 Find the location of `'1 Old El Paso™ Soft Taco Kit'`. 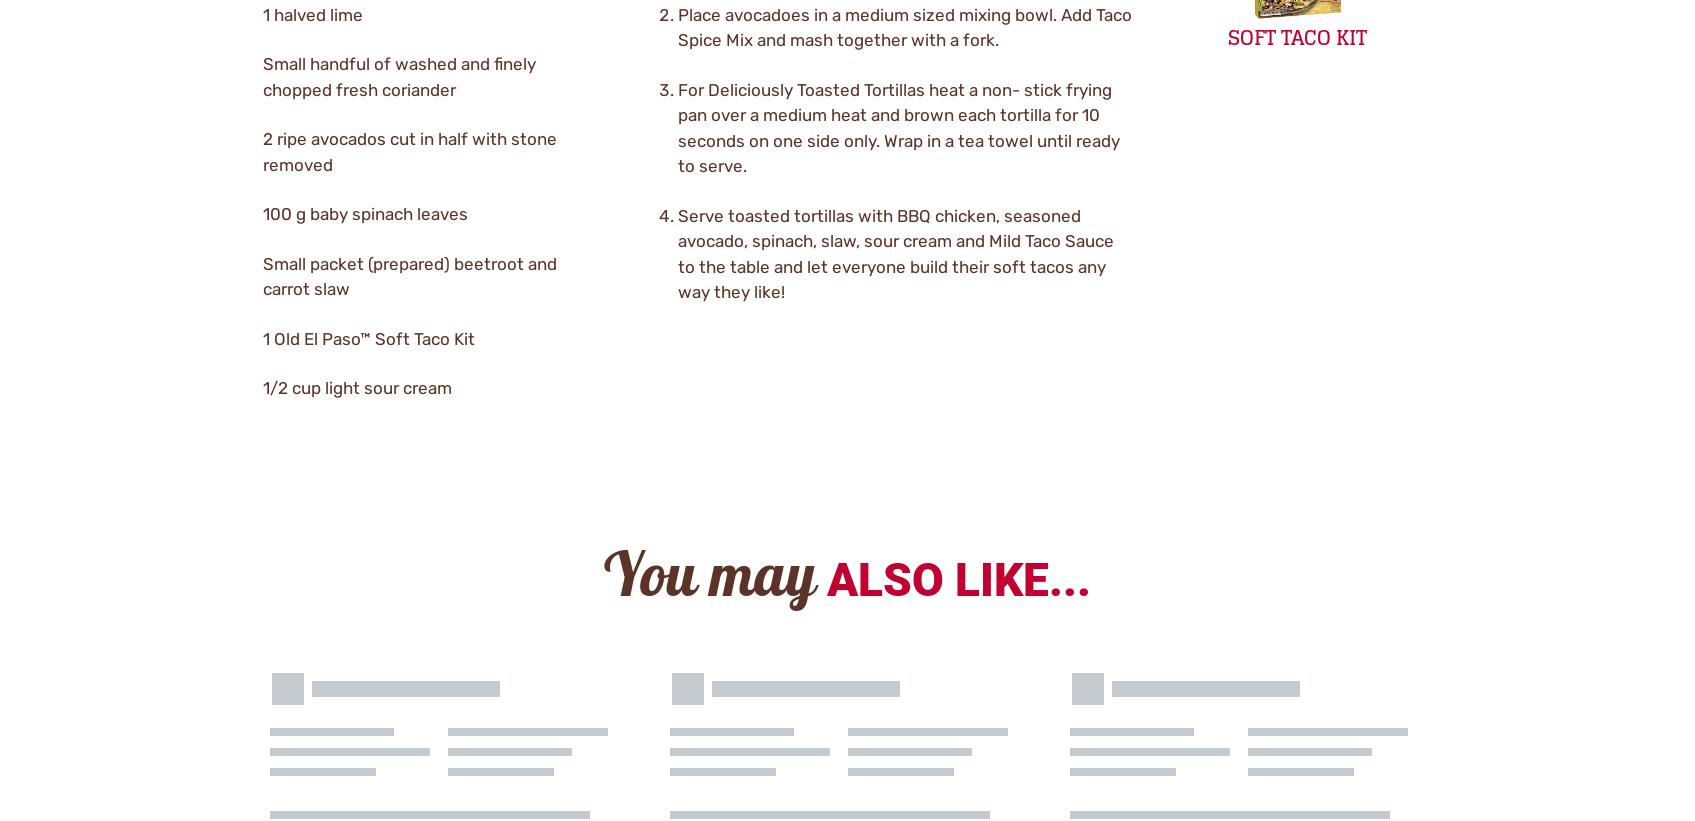

'1 Old El Paso™ Soft Taco Kit' is located at coordinates (366, 338).